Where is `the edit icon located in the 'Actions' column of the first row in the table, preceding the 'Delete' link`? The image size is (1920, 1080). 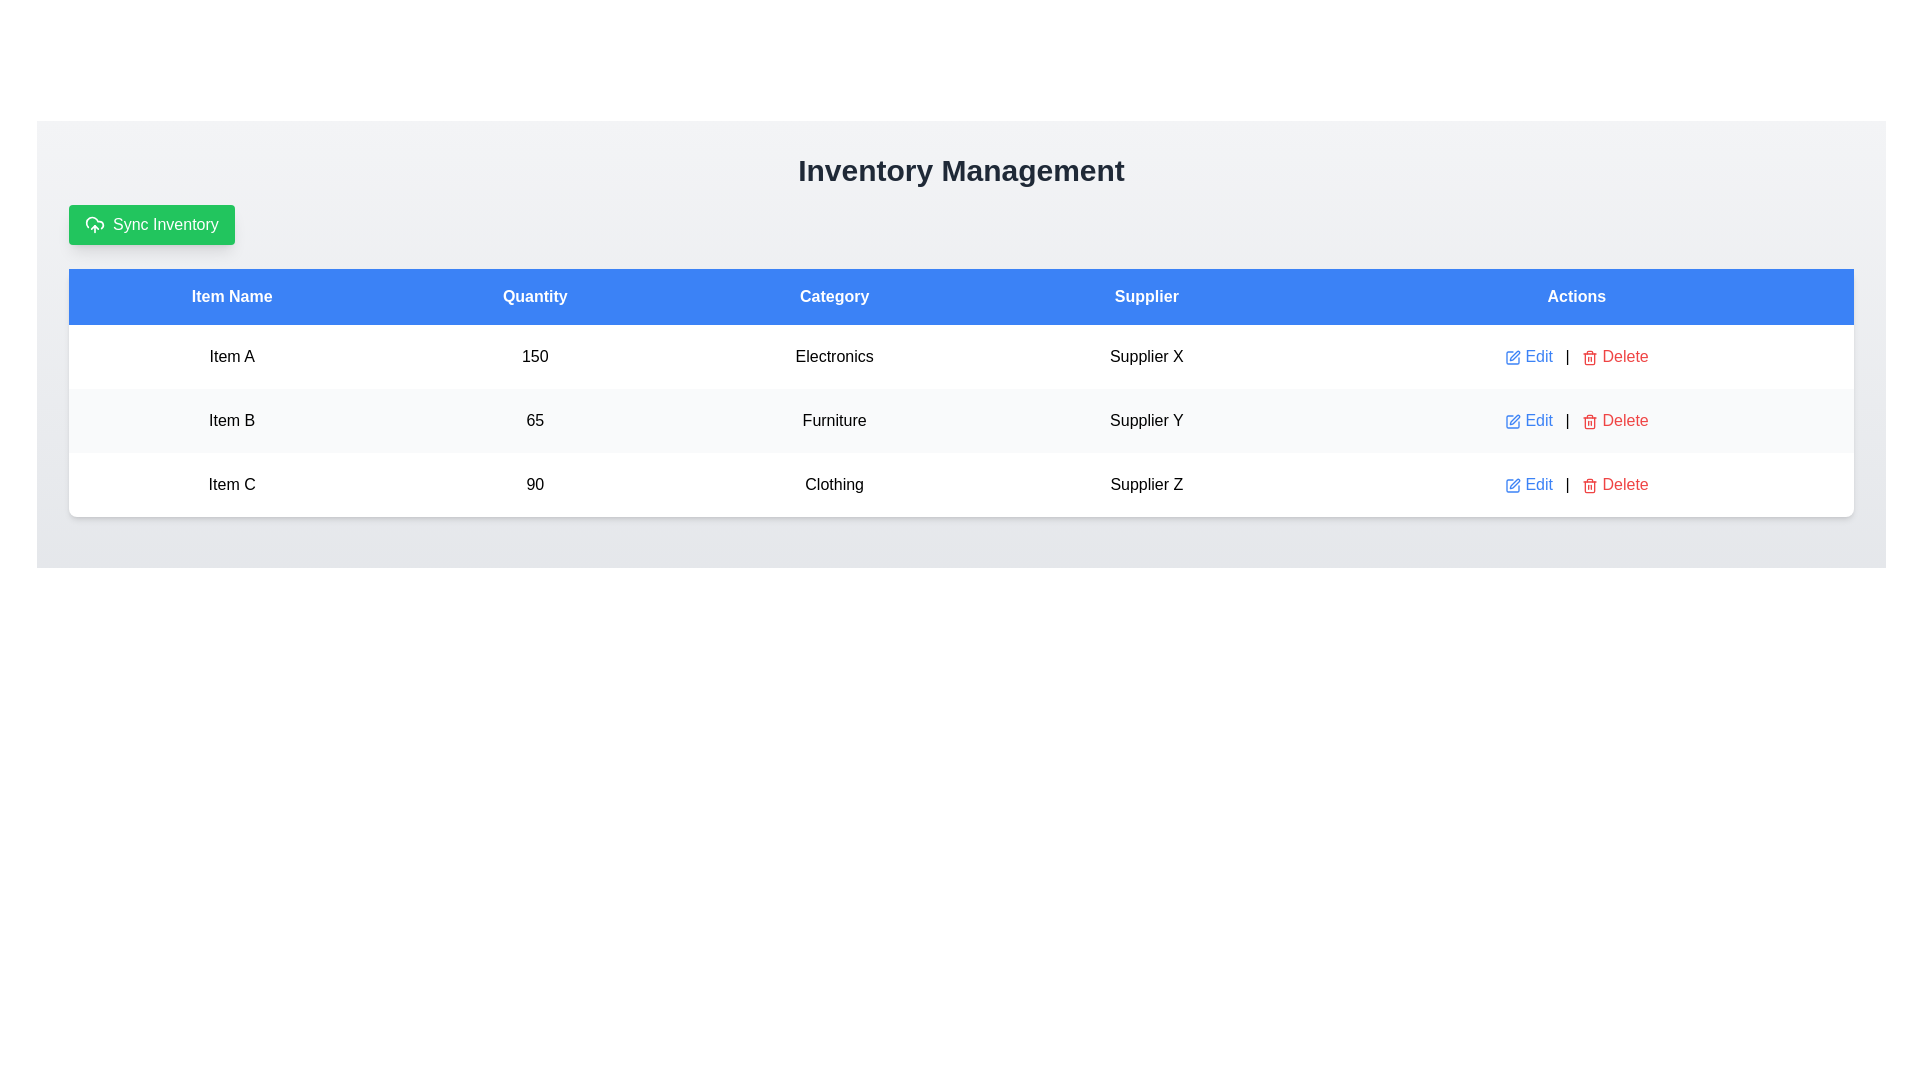 the edit icon located in the 'Actions' column of the first row in the table, preceding the 'Delete' link is located at coordinates (1512, 356).